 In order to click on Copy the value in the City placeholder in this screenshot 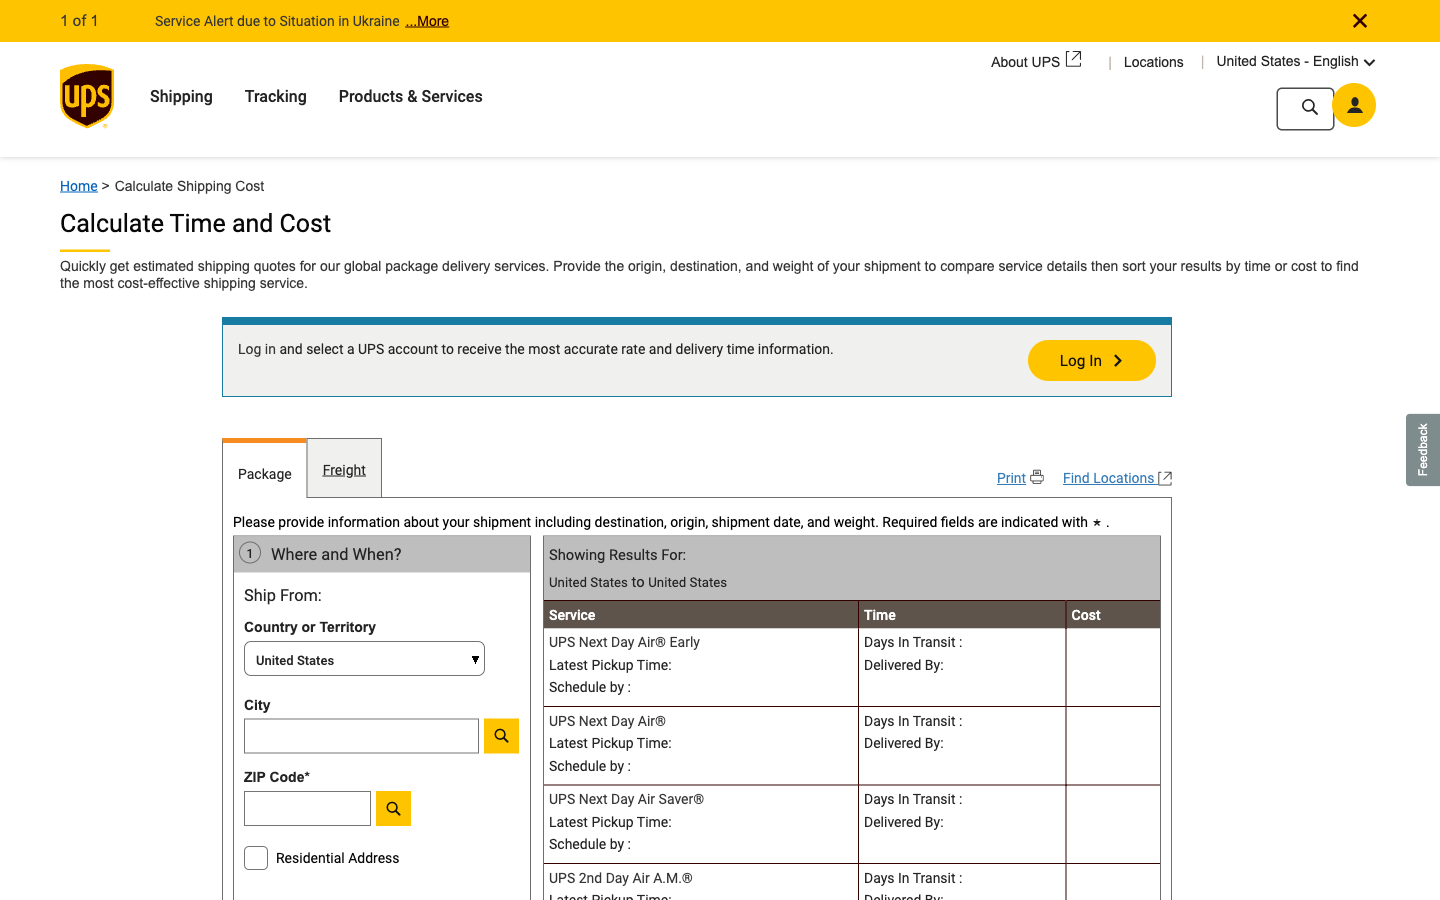, I will do `click(363, 734)`.